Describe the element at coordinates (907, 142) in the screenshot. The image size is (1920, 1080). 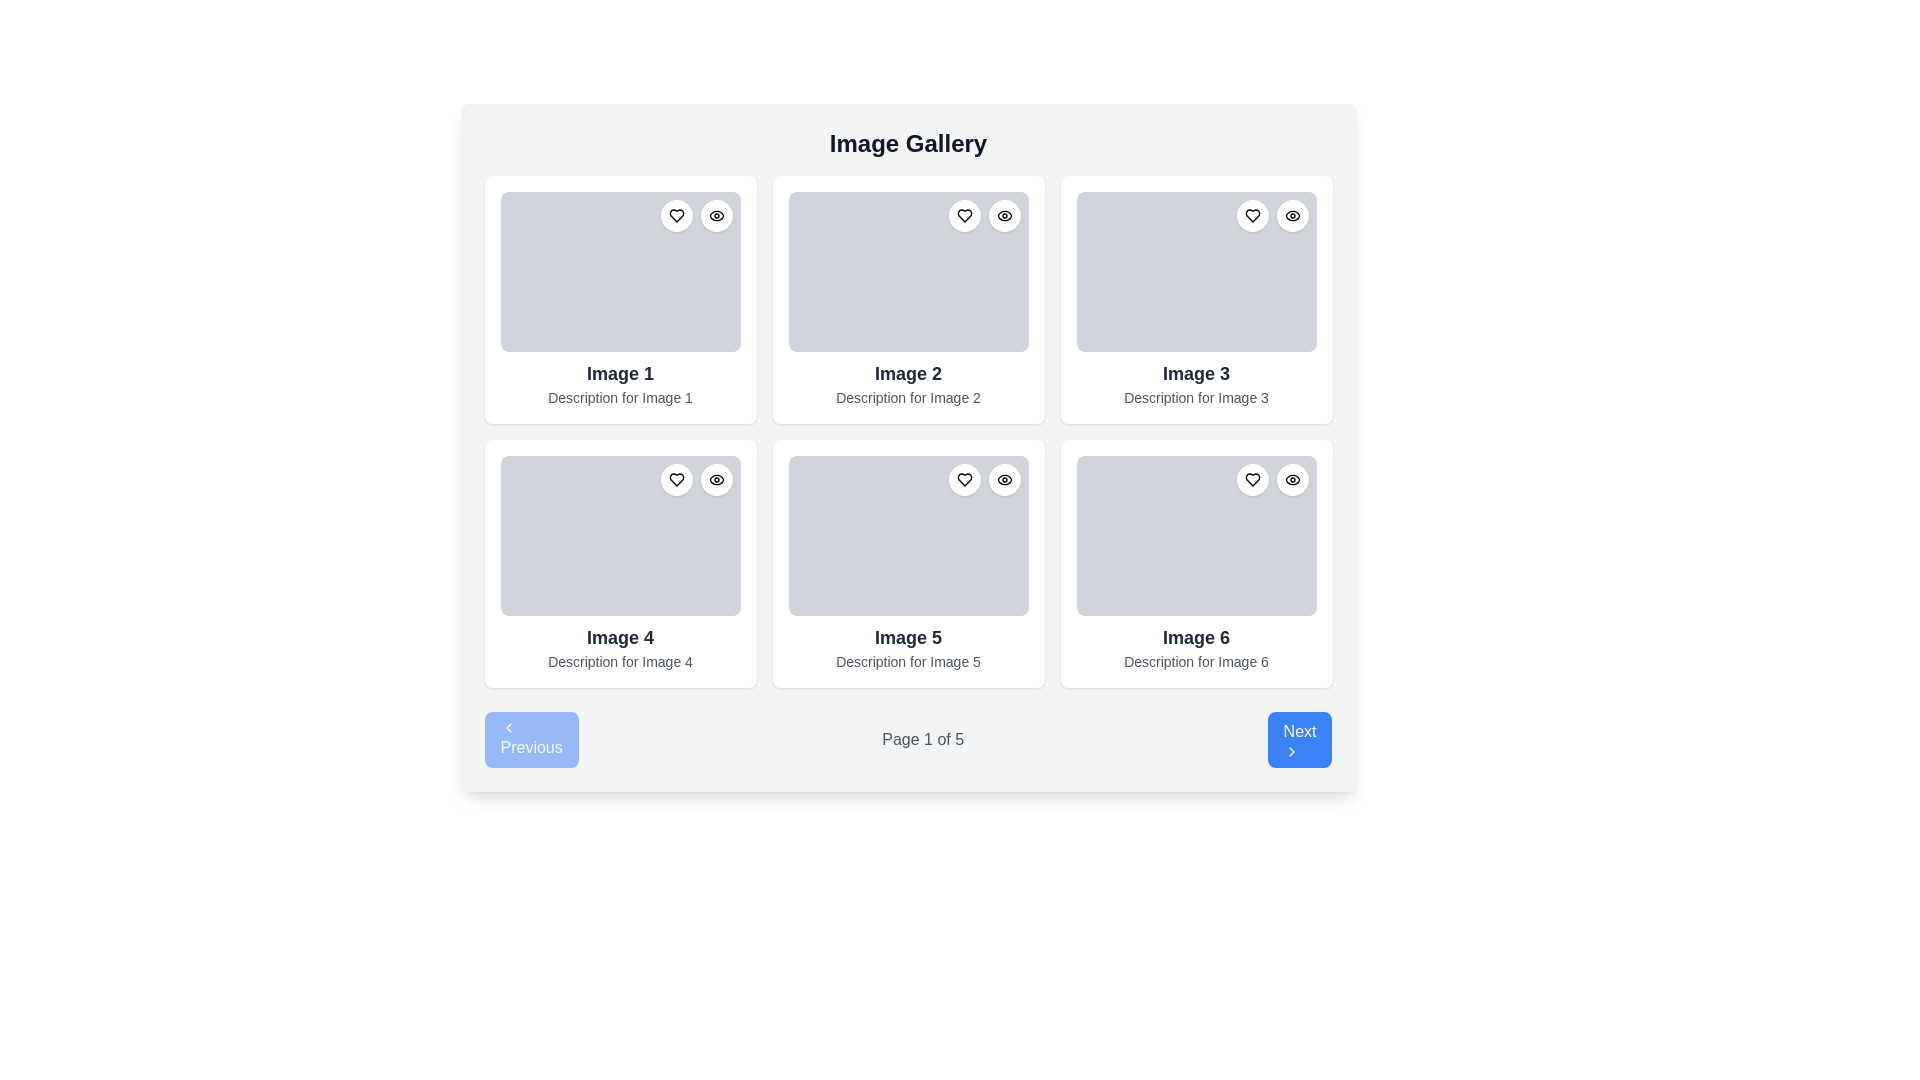
I see `the text label that reads 'Image Gallery', which is a bold stylized title positioned at the top-center of the interface, above a grid of image thumbnails` at that location.